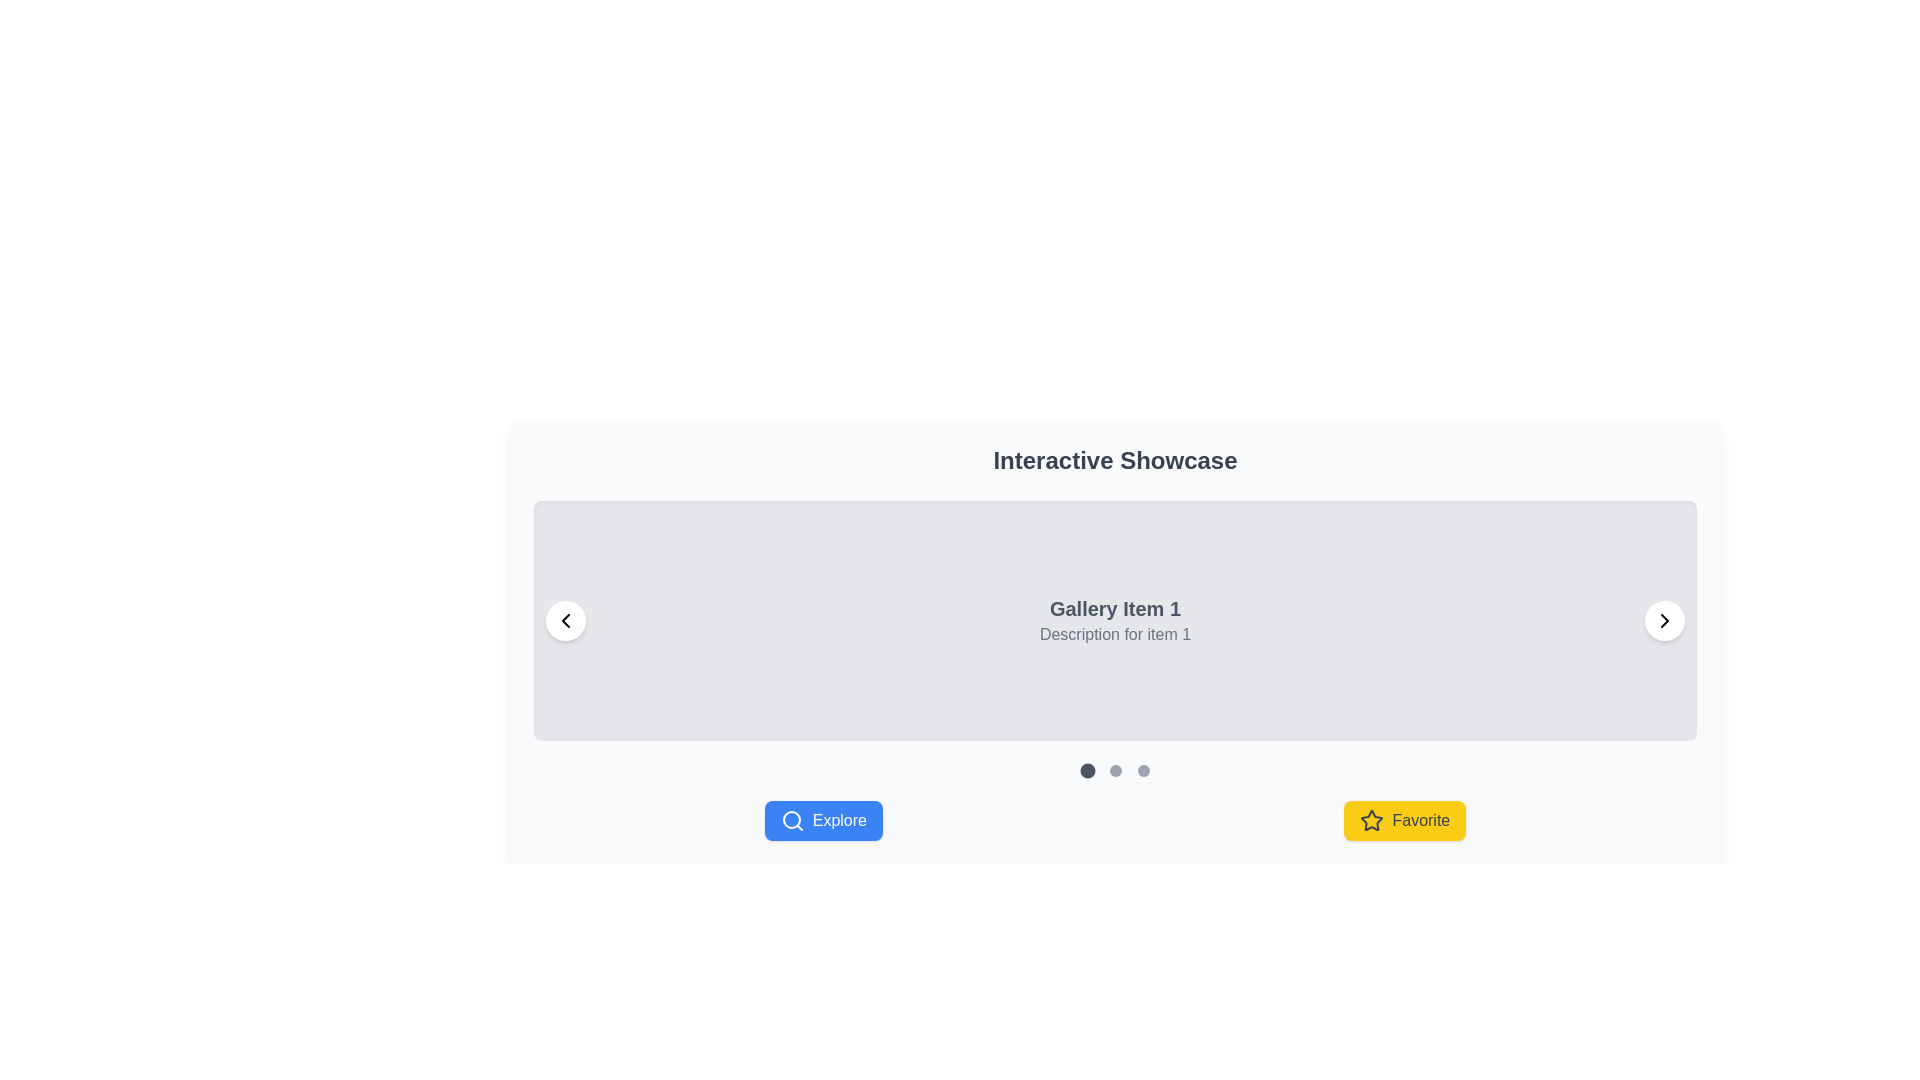  What do you see at coordinates (1114, 770) in the screenshot?
I see `the middle dot indicator in the carousel, which is gray and positioned at the bottom of the section containing 'Gallery Item 1' to trigger a tooltip or hover effect` at bounding box center [1114, 770].